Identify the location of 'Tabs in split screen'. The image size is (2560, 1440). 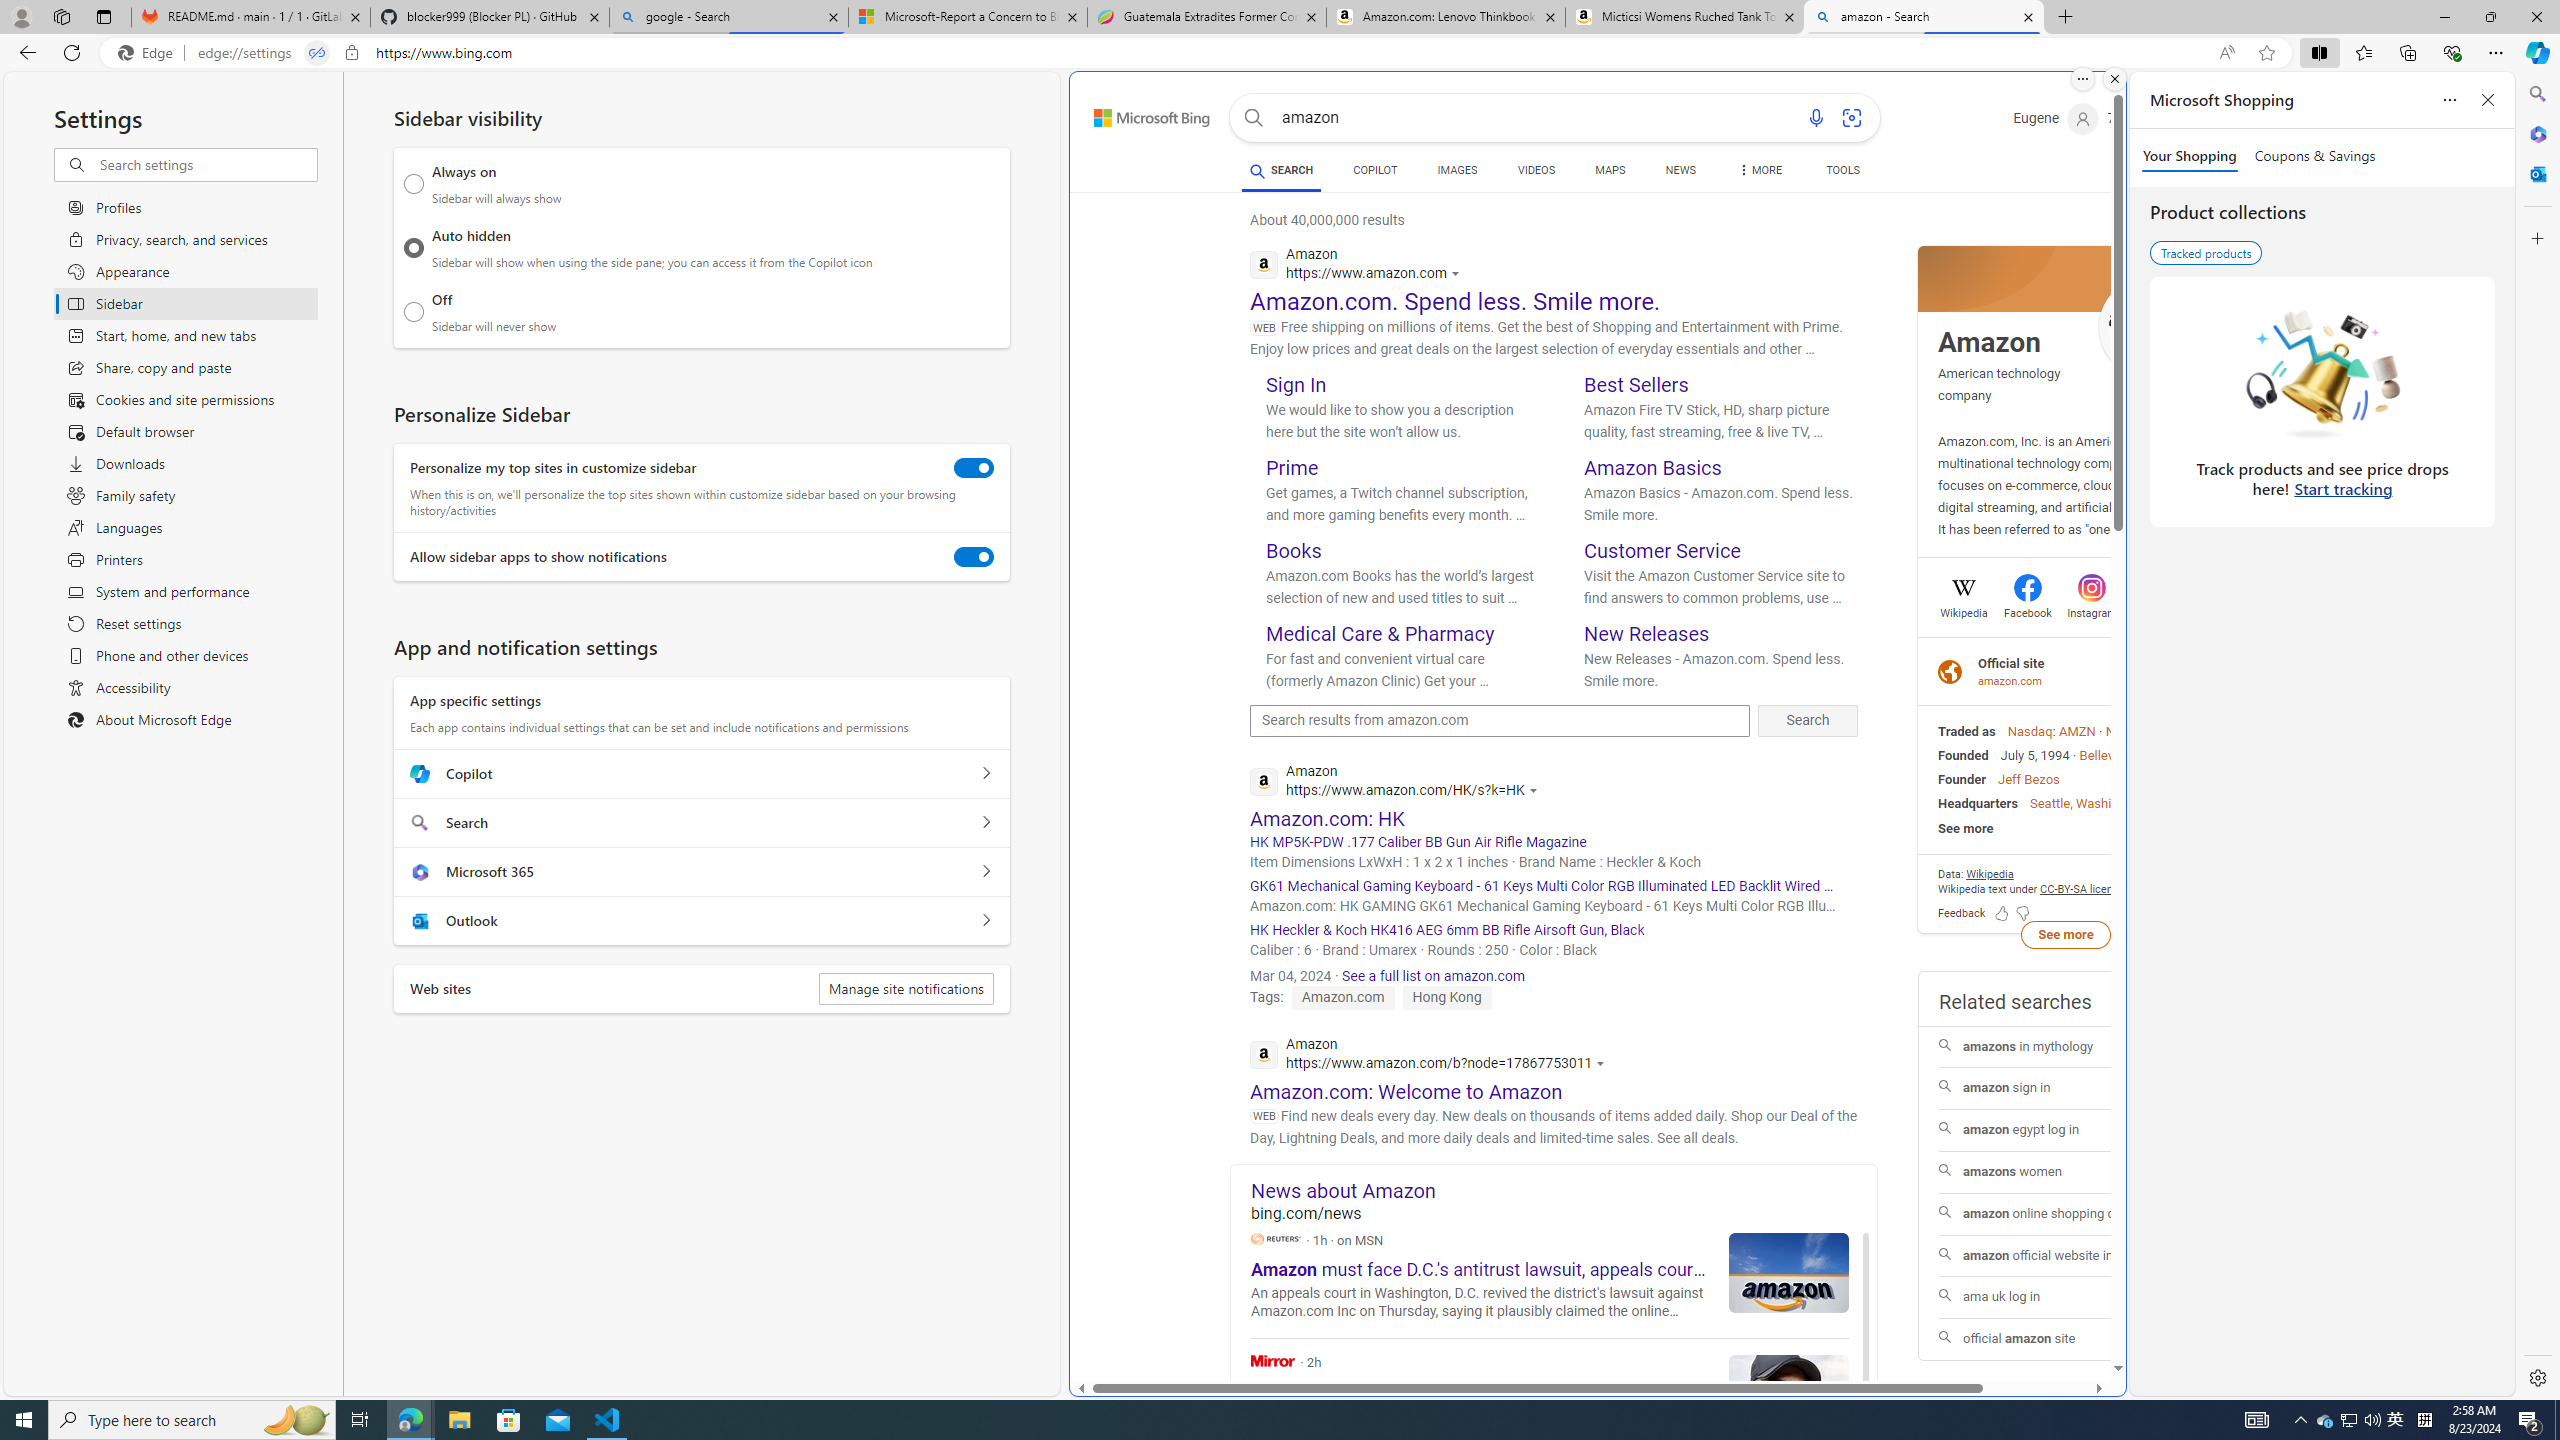
(317, 53).